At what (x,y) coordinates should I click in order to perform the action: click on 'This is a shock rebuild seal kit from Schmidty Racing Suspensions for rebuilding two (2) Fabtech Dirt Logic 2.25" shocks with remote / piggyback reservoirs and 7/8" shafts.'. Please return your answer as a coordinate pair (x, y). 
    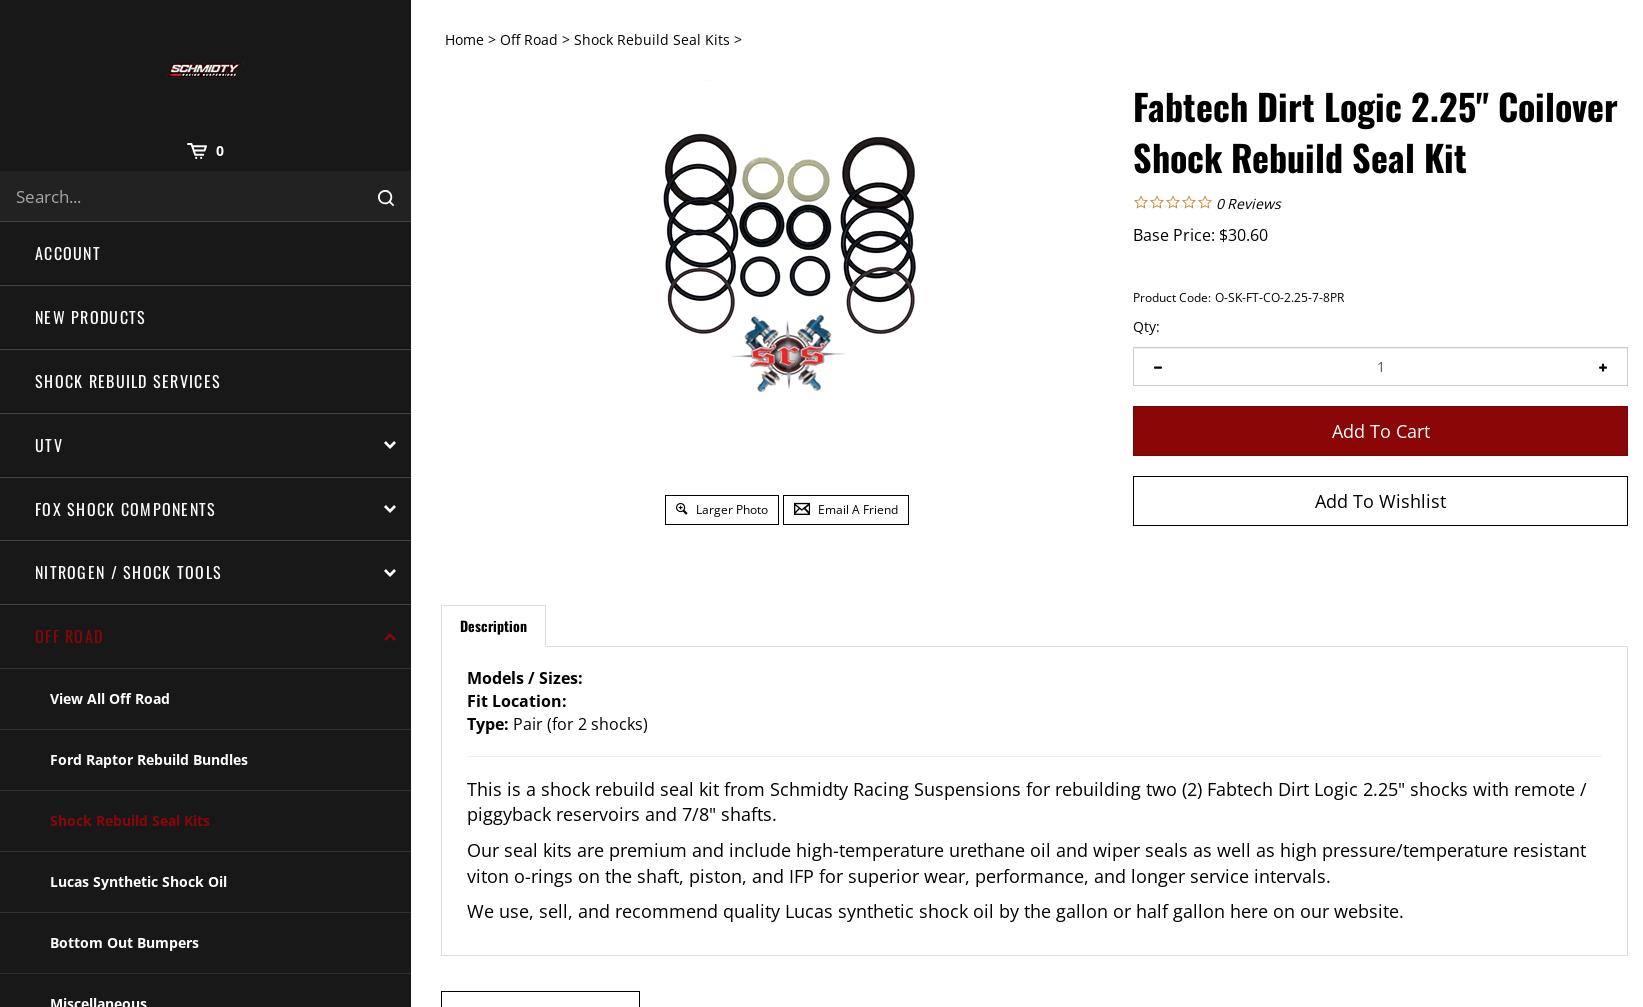
    Looking at the image, I should click on (1025, 799).